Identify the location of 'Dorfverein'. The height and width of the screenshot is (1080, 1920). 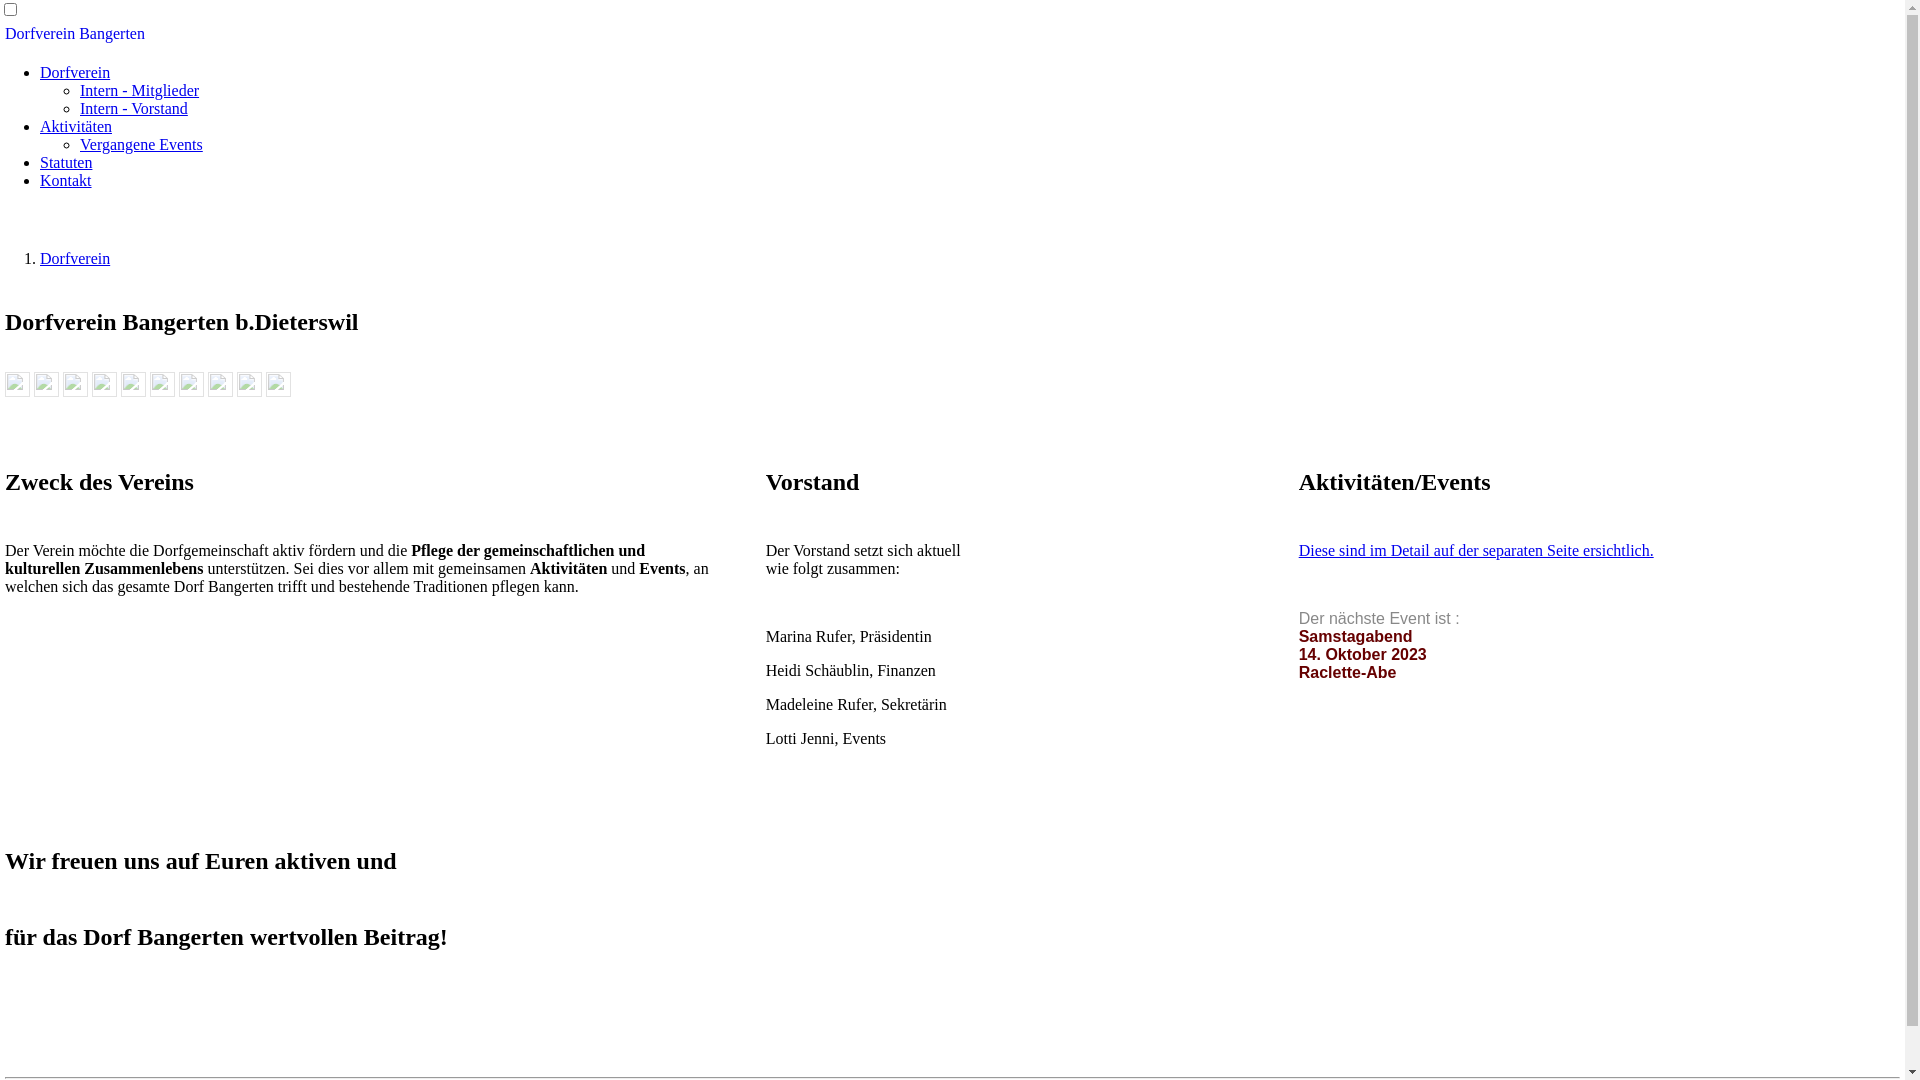
(75, 71).